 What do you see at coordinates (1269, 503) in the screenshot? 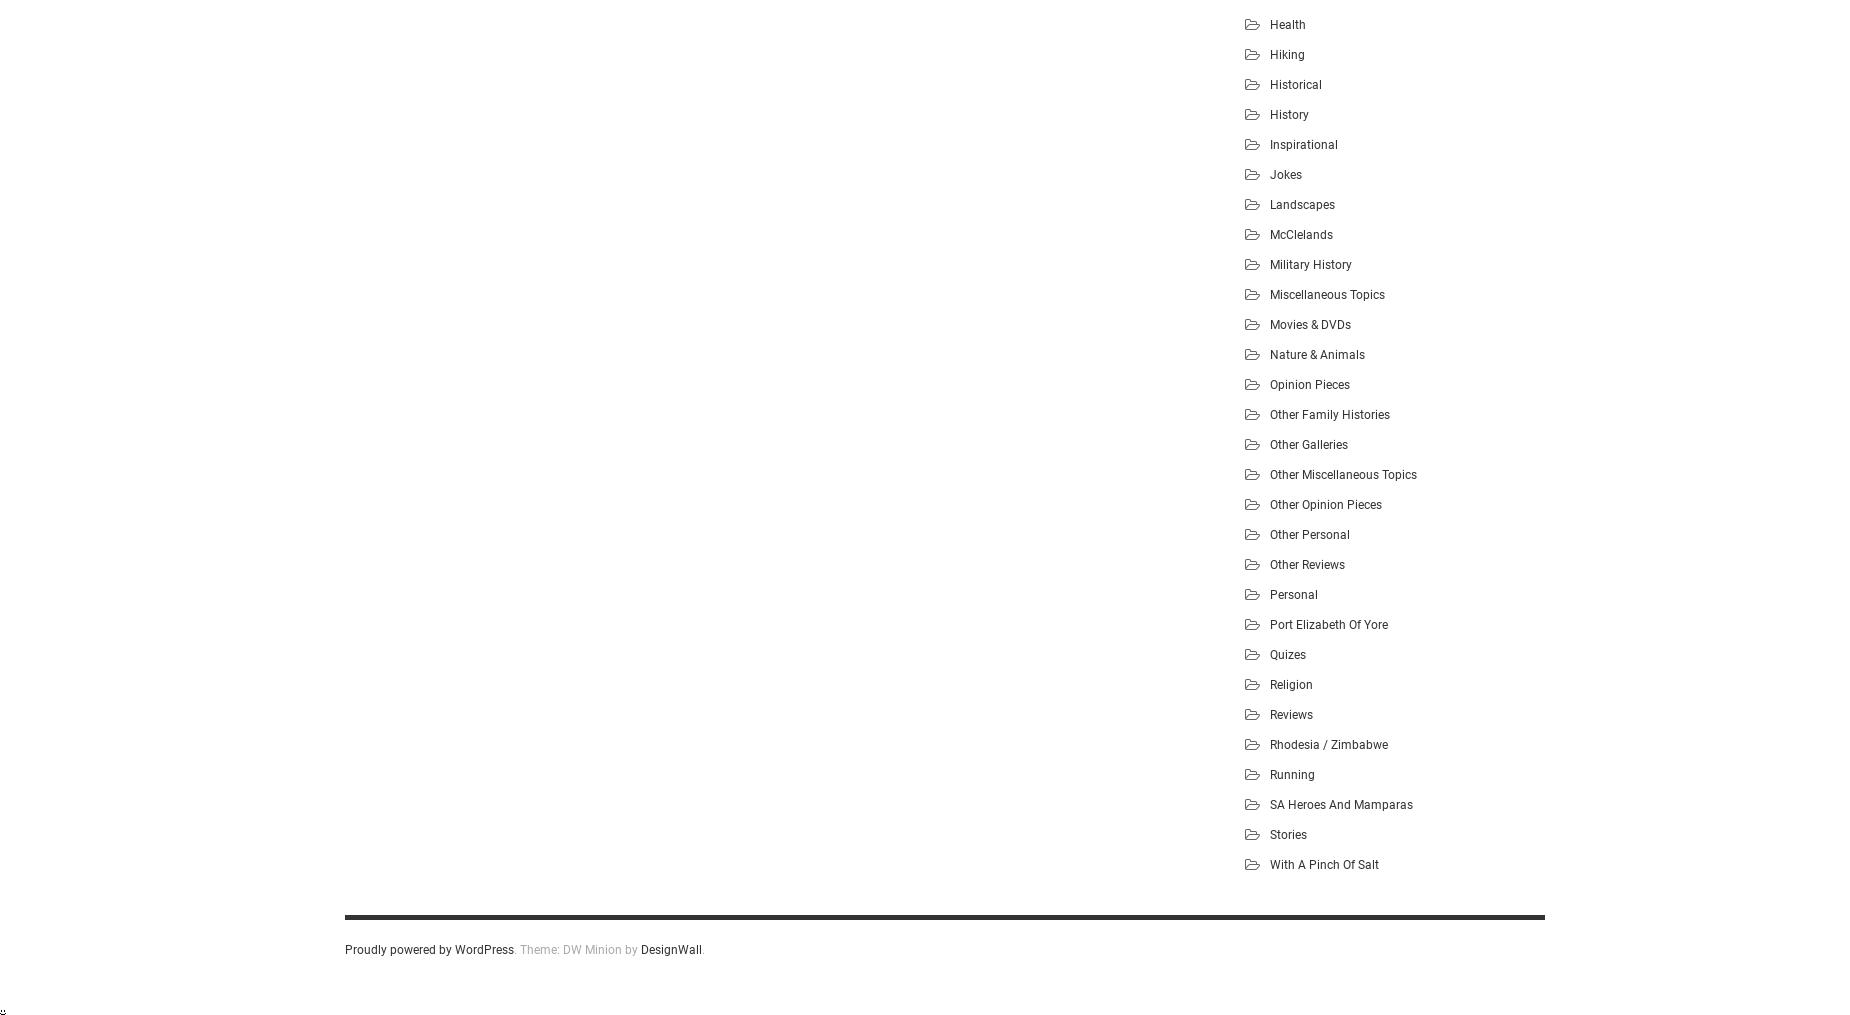
I see `'Other Opinion Pieces'` at bounding box center [1269, 503].